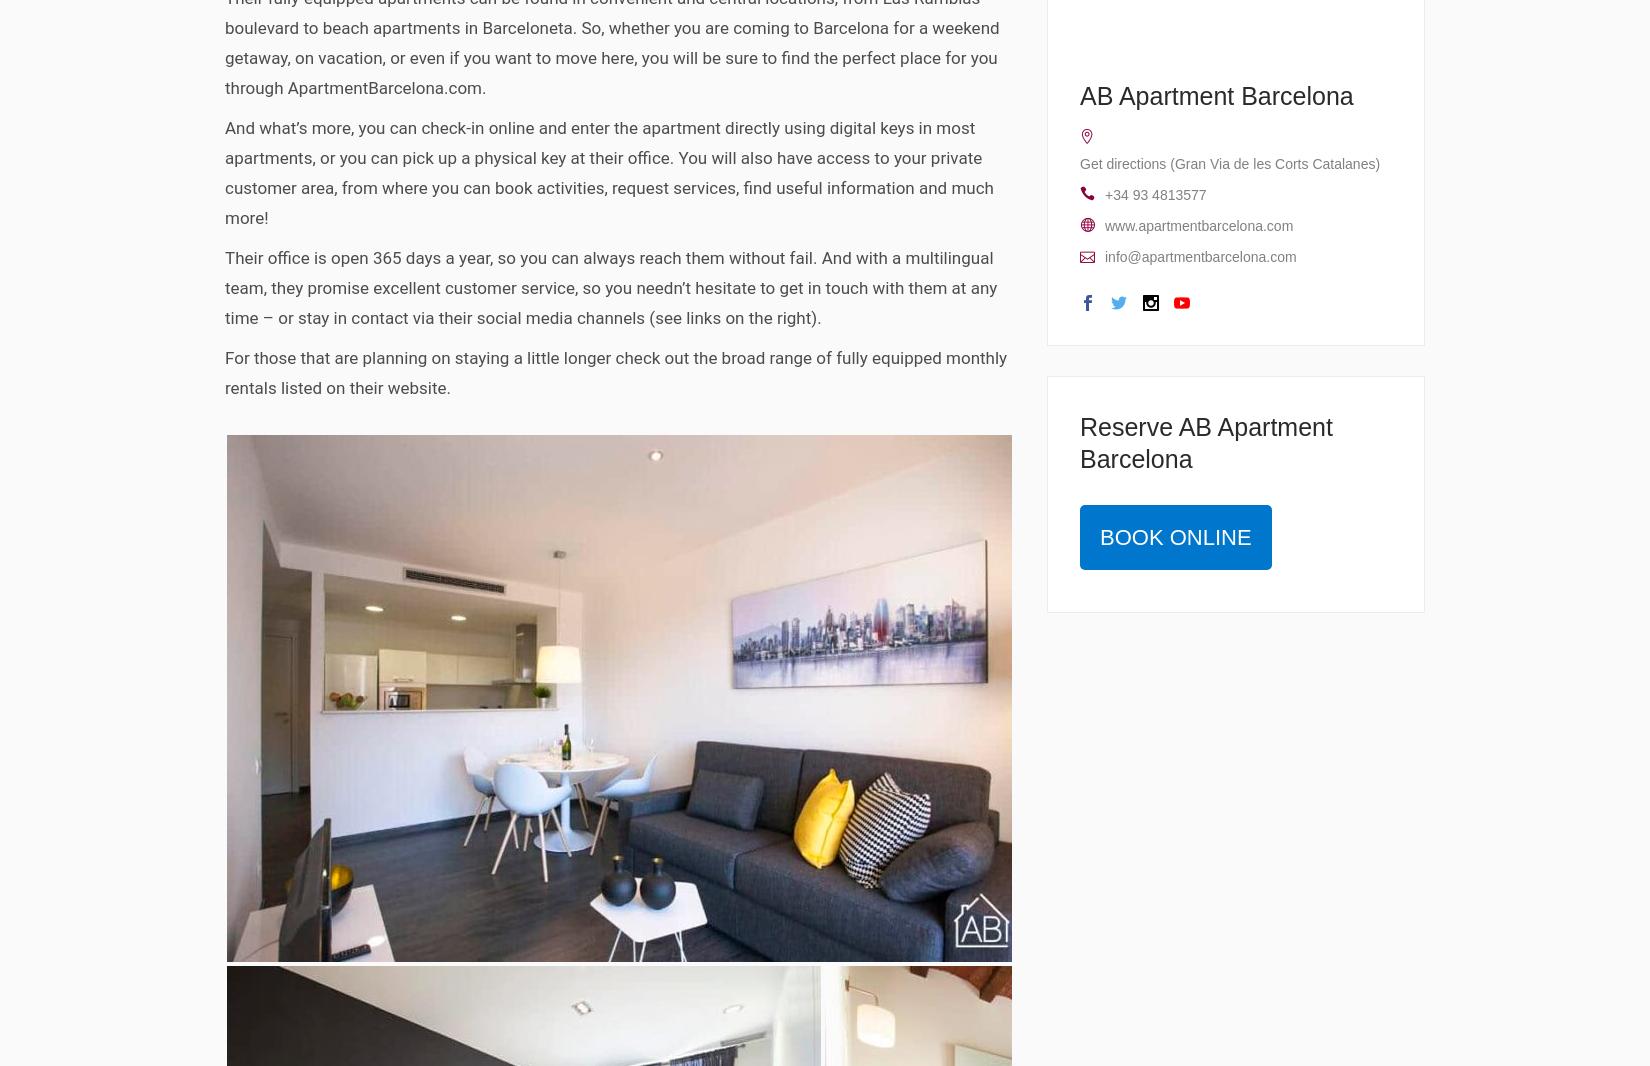 The height and width of the screenshot is (1066, 1650). What do you see at coordinates (225, 171) in the screenshot?
I see `'And what’s more, you can check-in online and enter the apartment directly using digital keys in most apartments, or you can pick up a physical key at their office. You will also have access to your private customer area, from where you can book activities, request services, find useful information and much more!'` at bounding box center [225, 171].